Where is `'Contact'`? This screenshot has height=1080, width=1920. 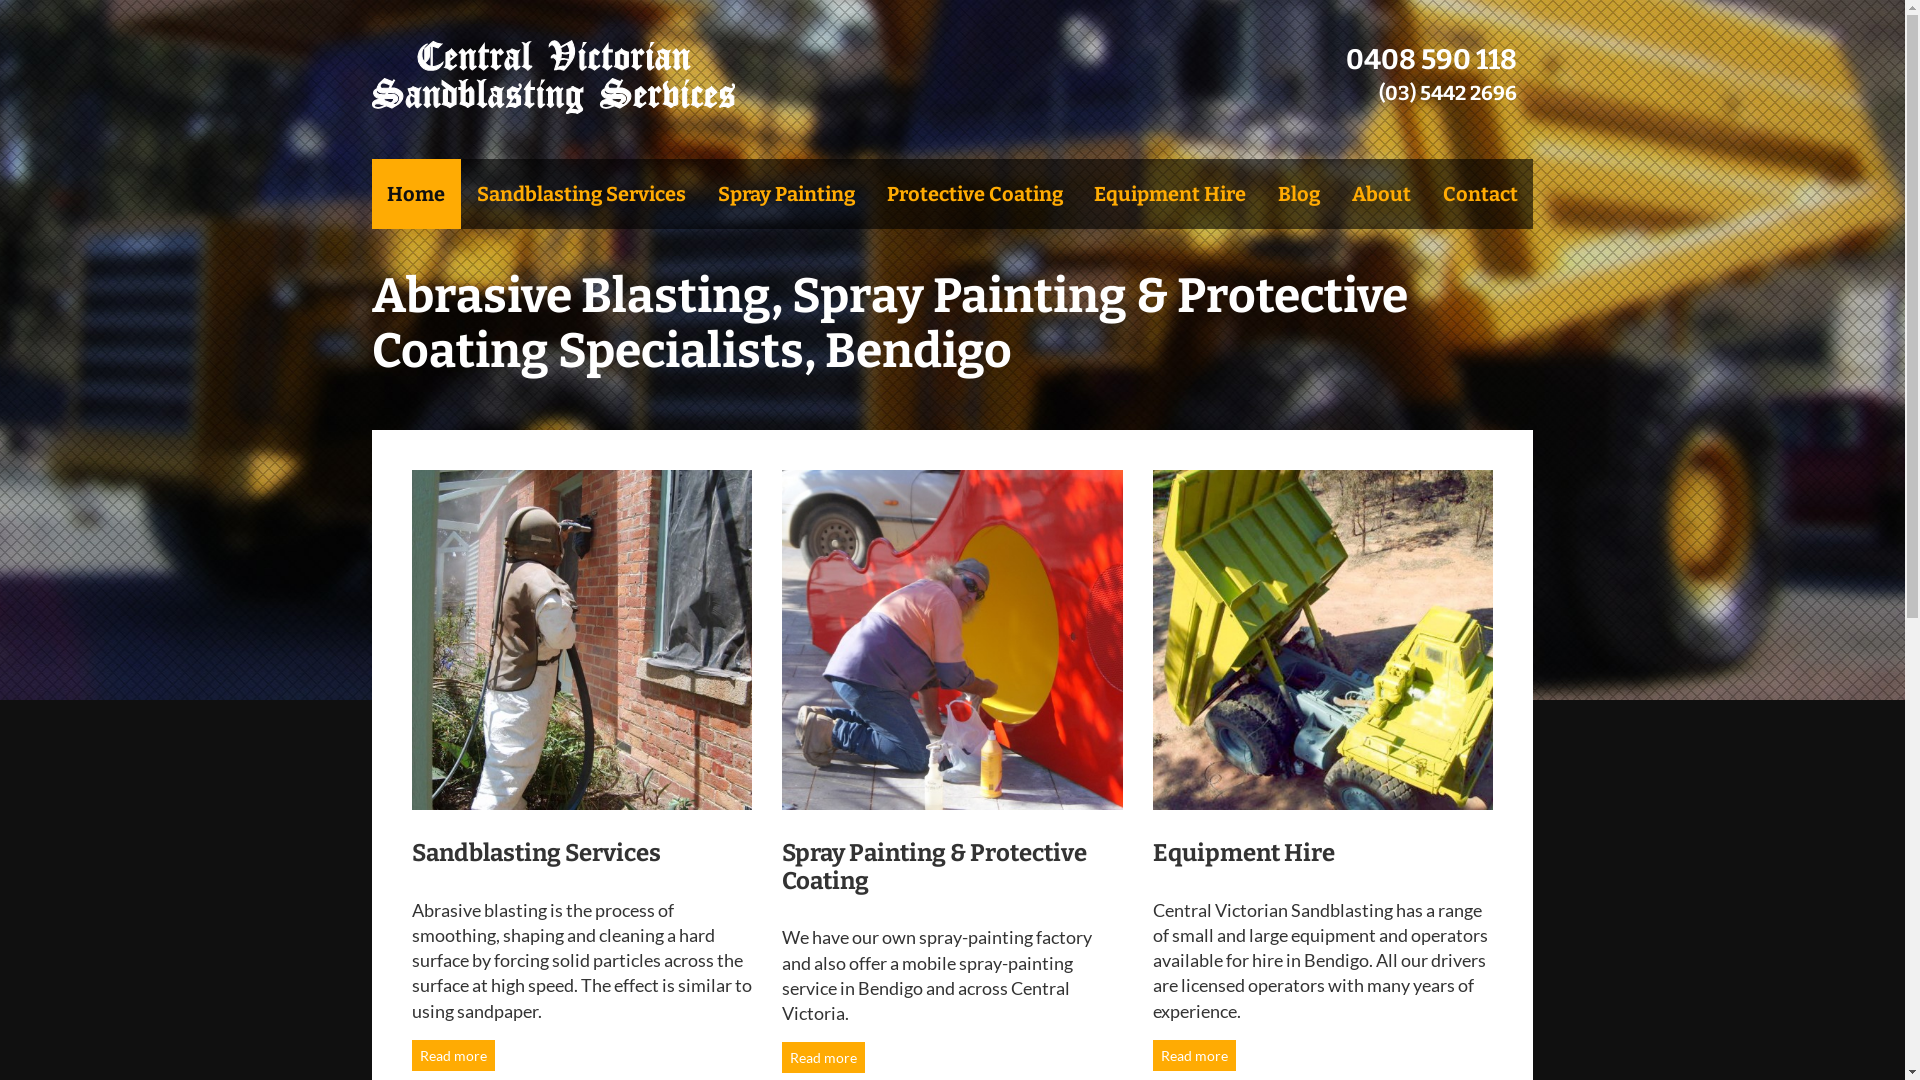 'Contact' is located at coordinates (1425, 193).